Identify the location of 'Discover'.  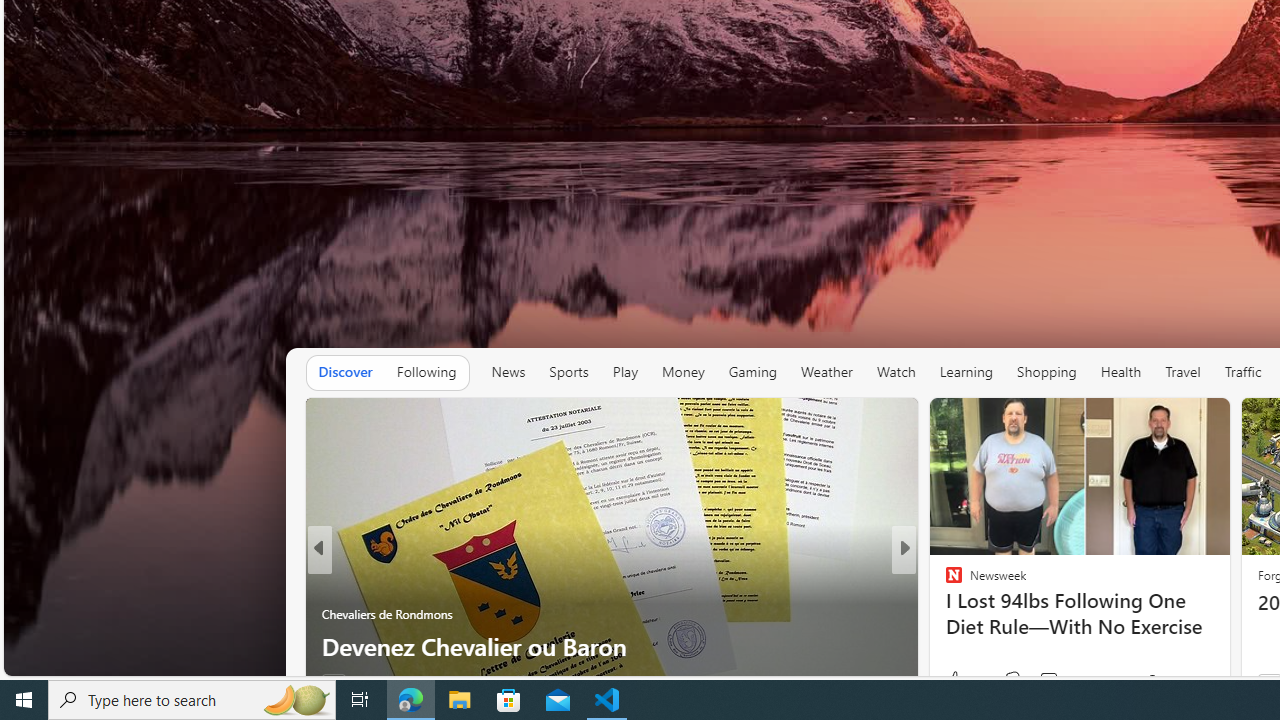
(345, 371).